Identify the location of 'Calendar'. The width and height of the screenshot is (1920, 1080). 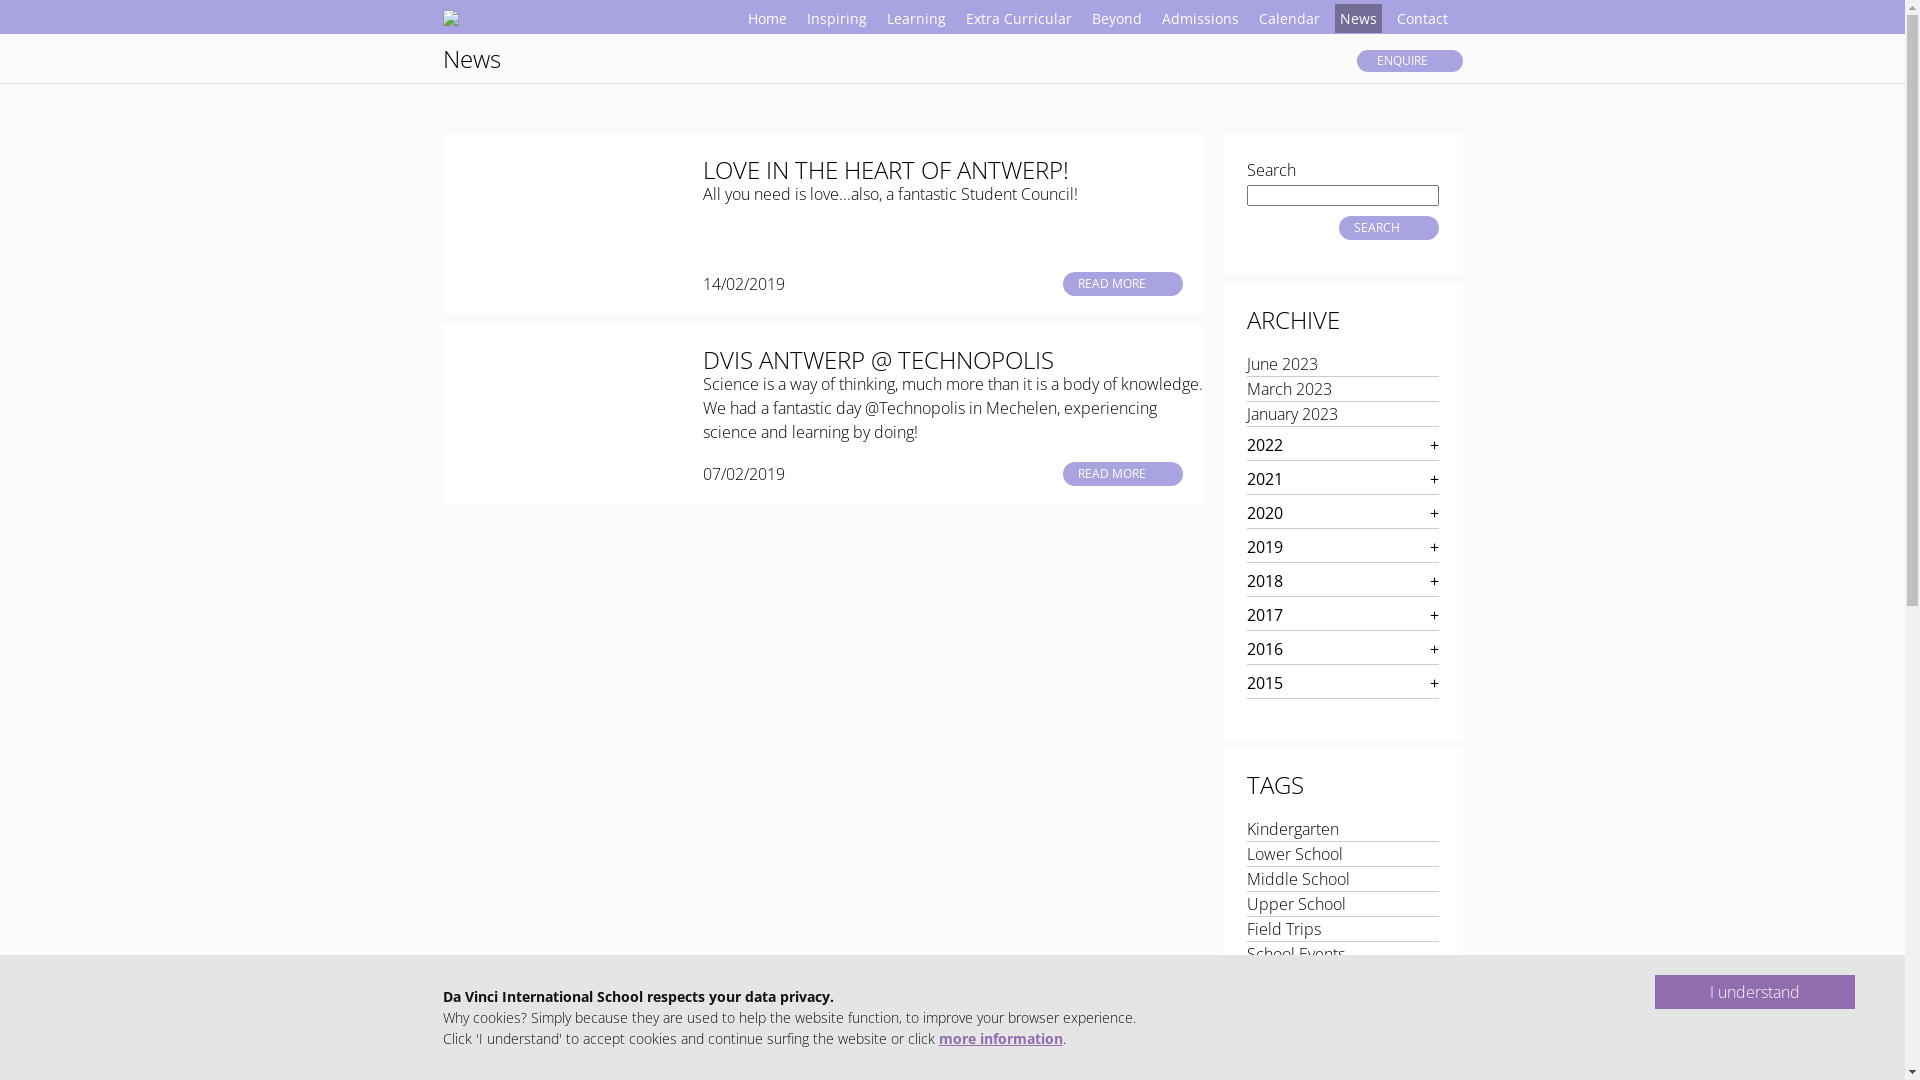
(1289, 18).